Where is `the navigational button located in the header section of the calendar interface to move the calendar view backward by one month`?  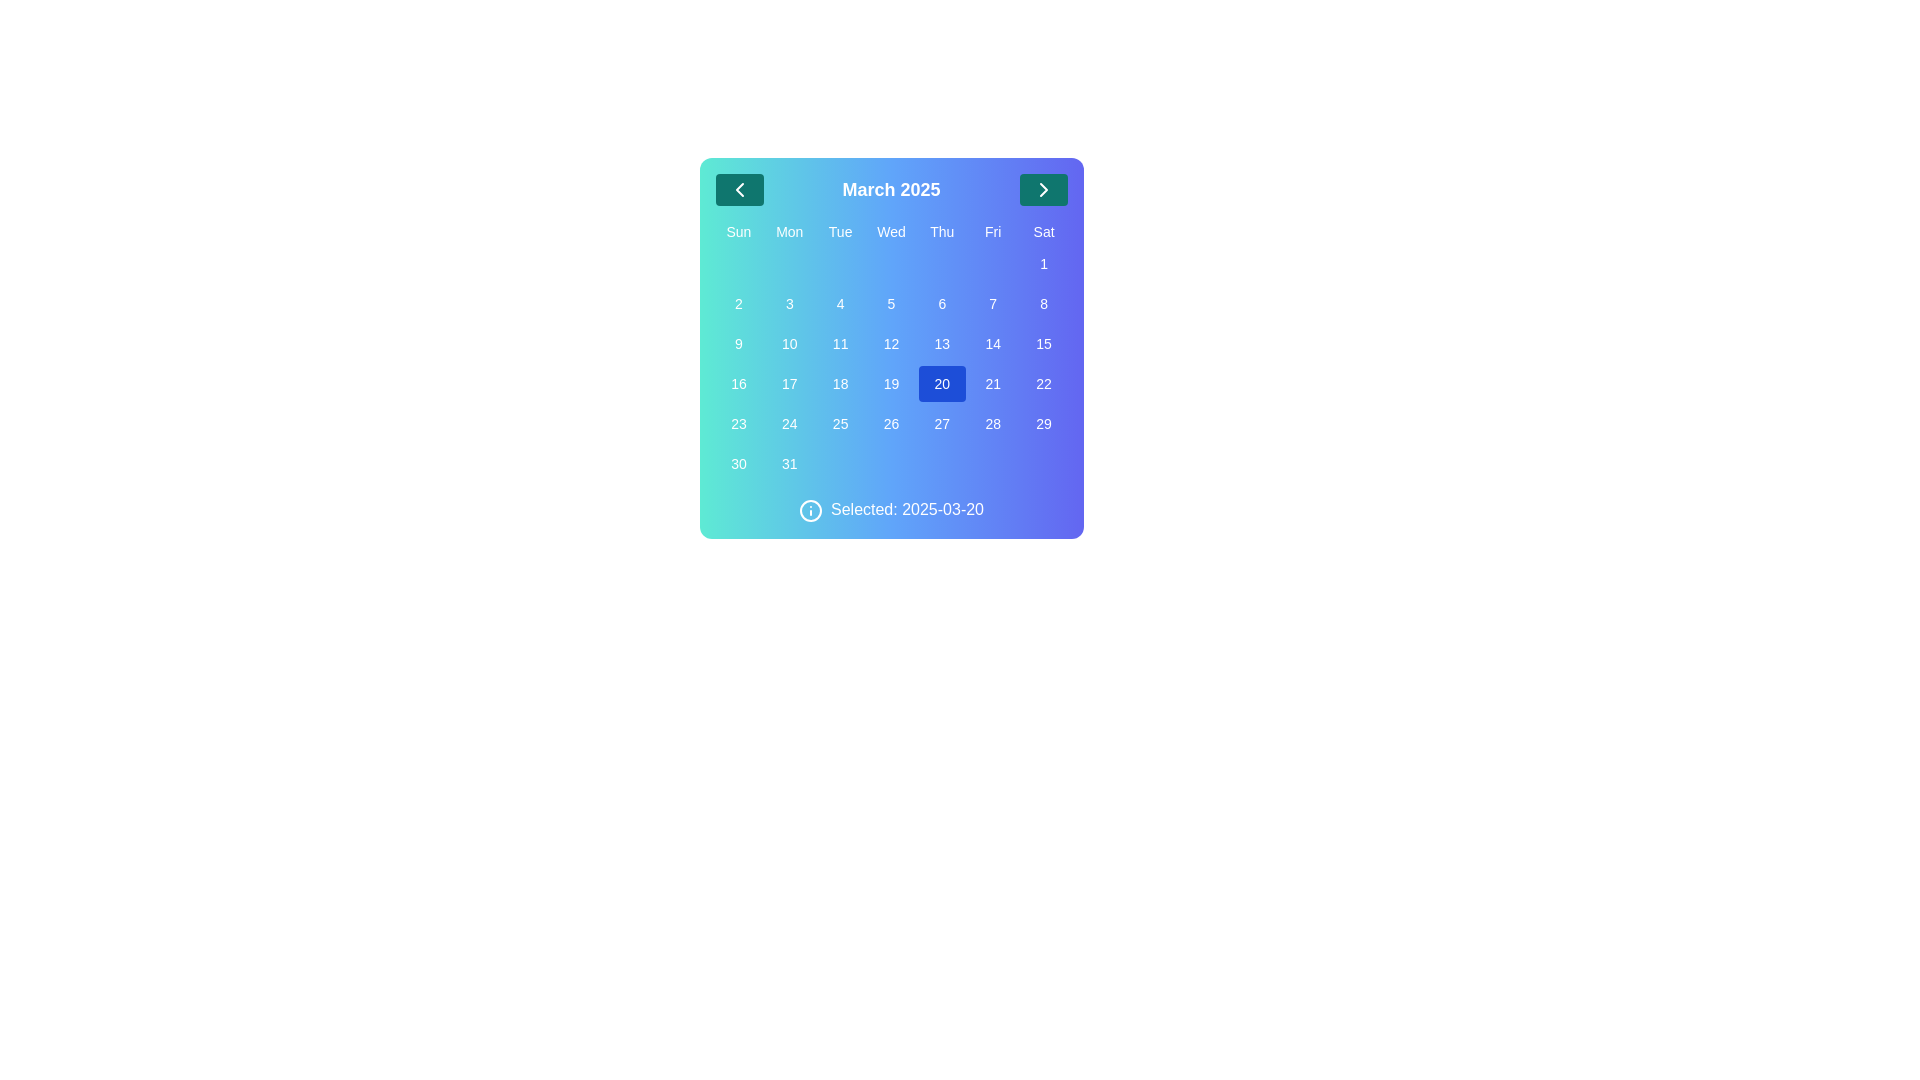
the navigational button located in the header section of the calendar interface to move the calendar view backward by one month is located at coordinates (738, 189).